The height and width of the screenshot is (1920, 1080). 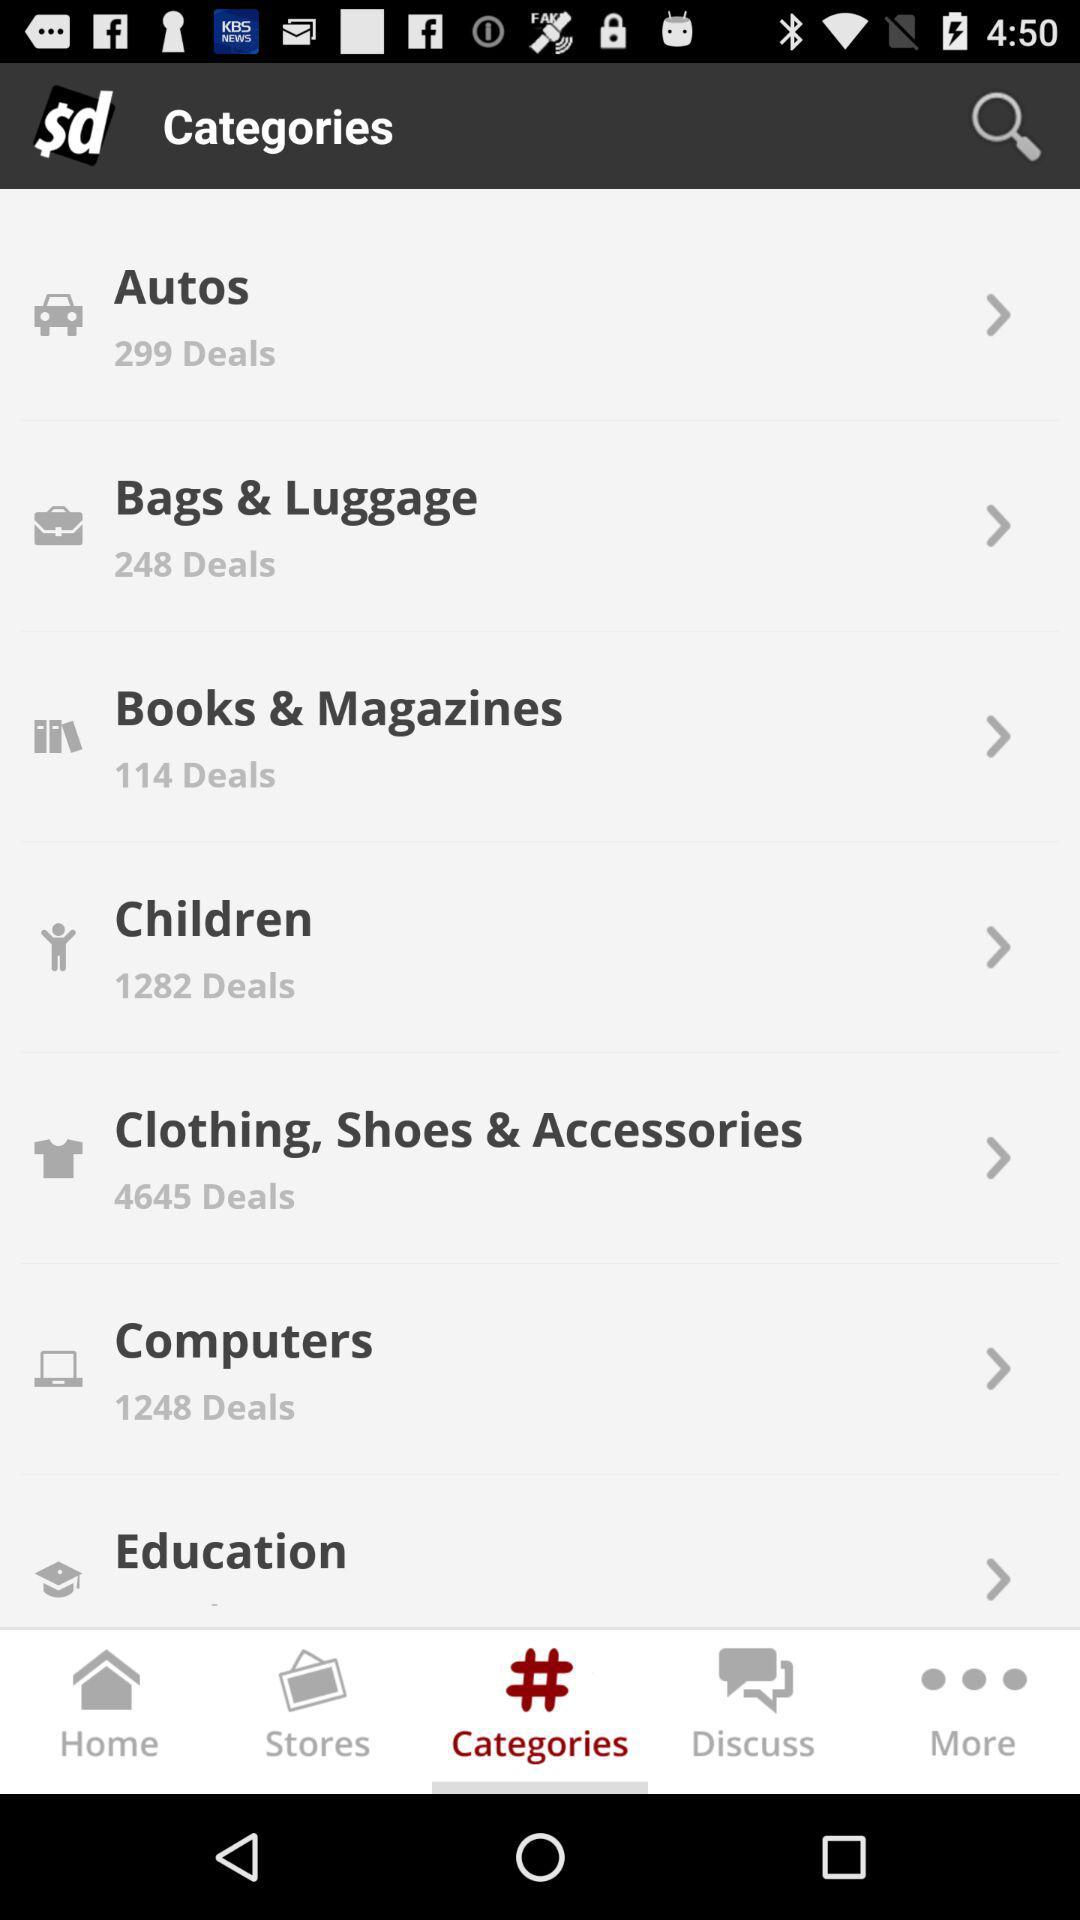 What do you see at coordinates (108, 1836) in the screenshot?
I see `the home icon` at bounding box center [108, 1836].